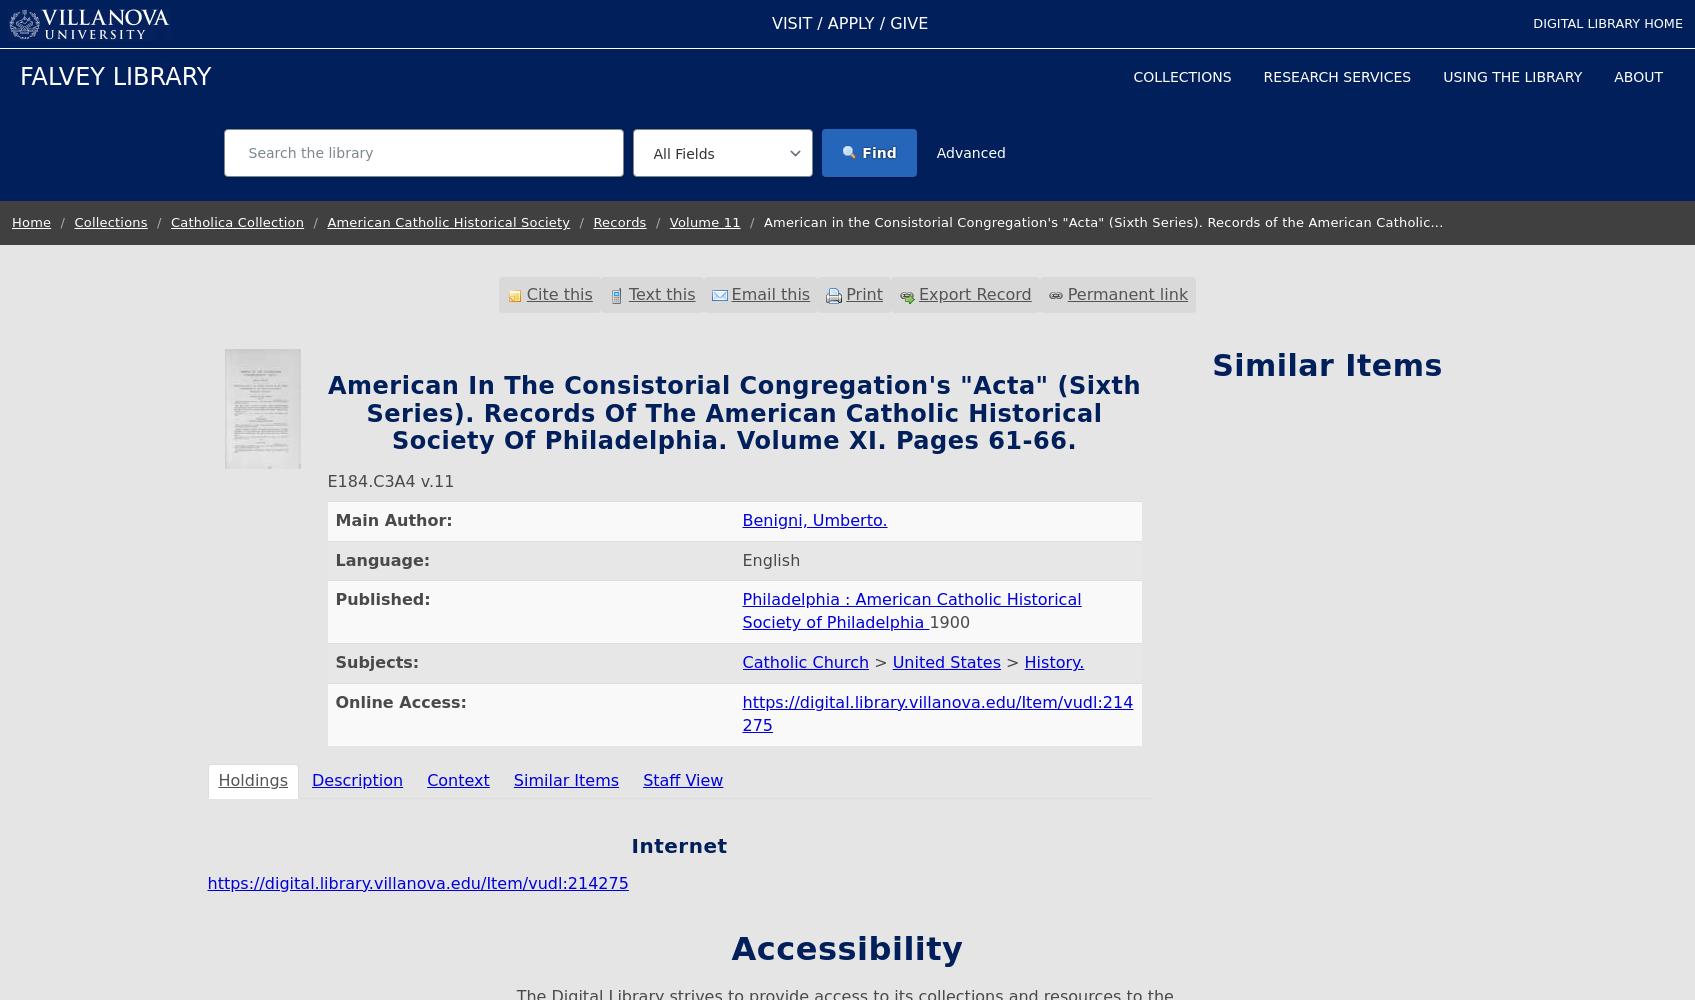 Image resolution: width=1695 pixels, height=1000 pixels. What do you see at coordinates (114, 76) in the screenshot?
I see `'Falvey Library'` at bounding box center [114, 76].